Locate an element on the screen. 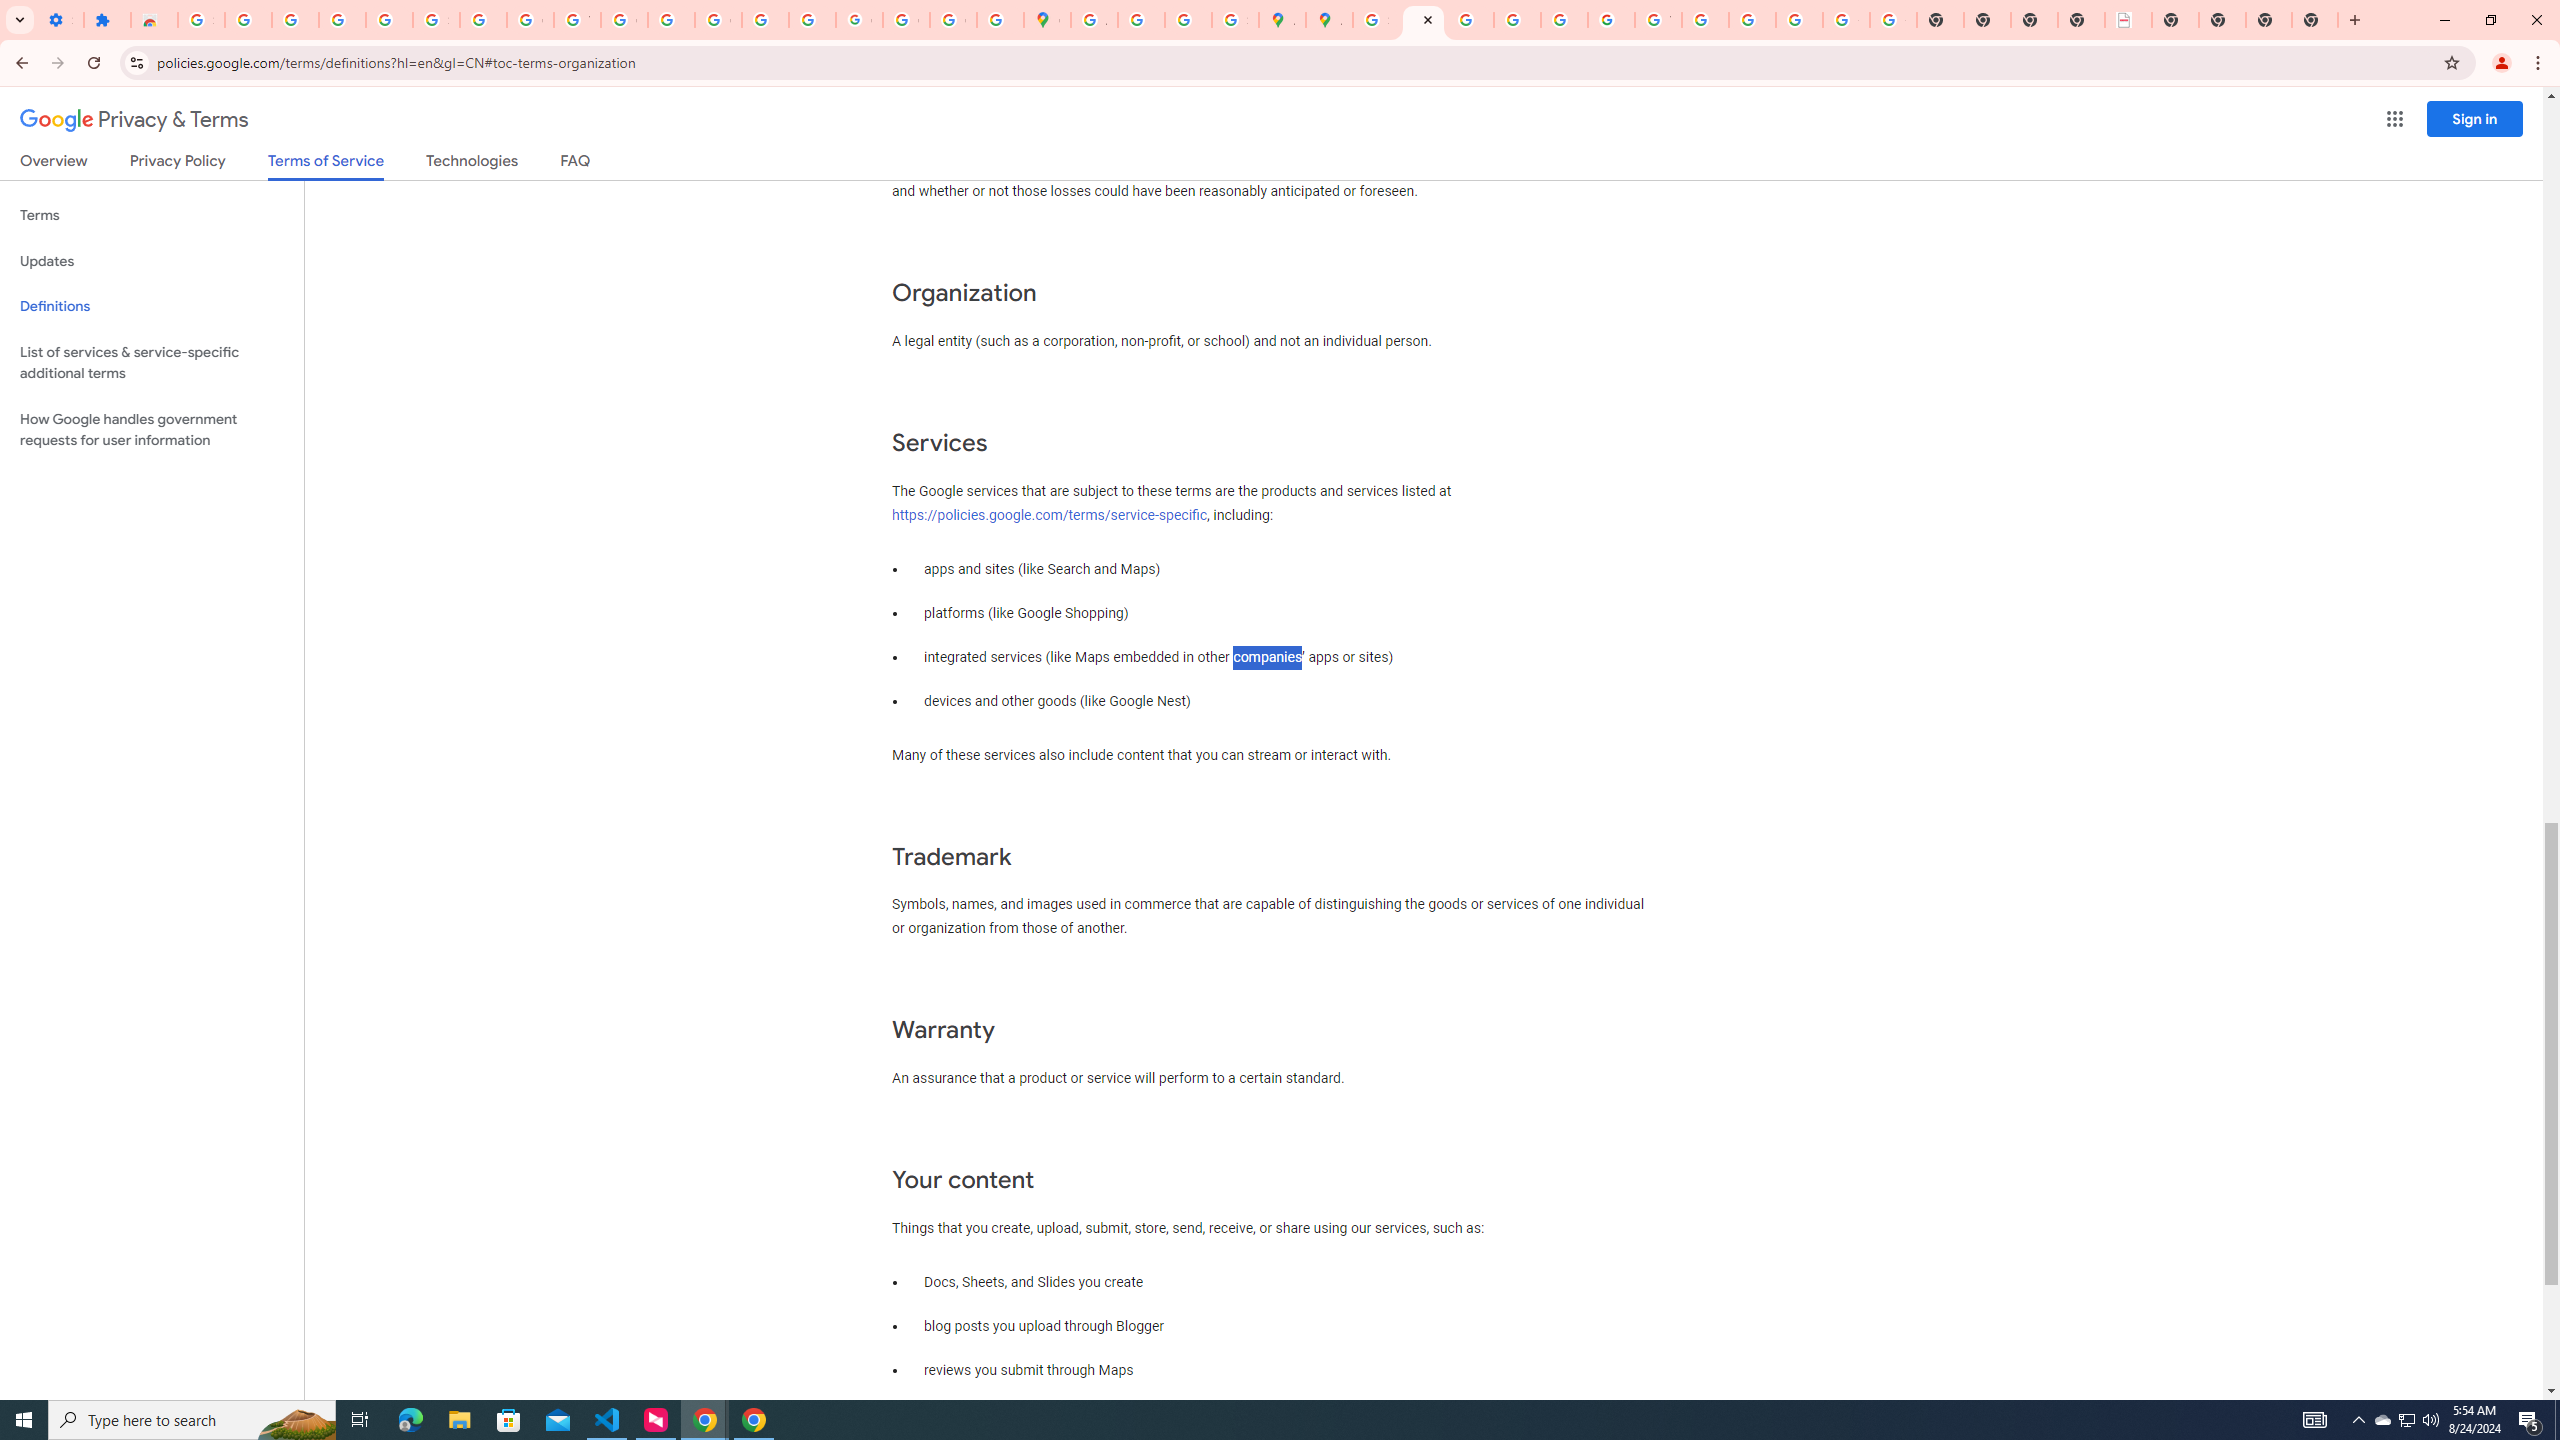 The height and width of the screenshot is (1440, 2560). 'Overview' is located at coordinates (52, 164).